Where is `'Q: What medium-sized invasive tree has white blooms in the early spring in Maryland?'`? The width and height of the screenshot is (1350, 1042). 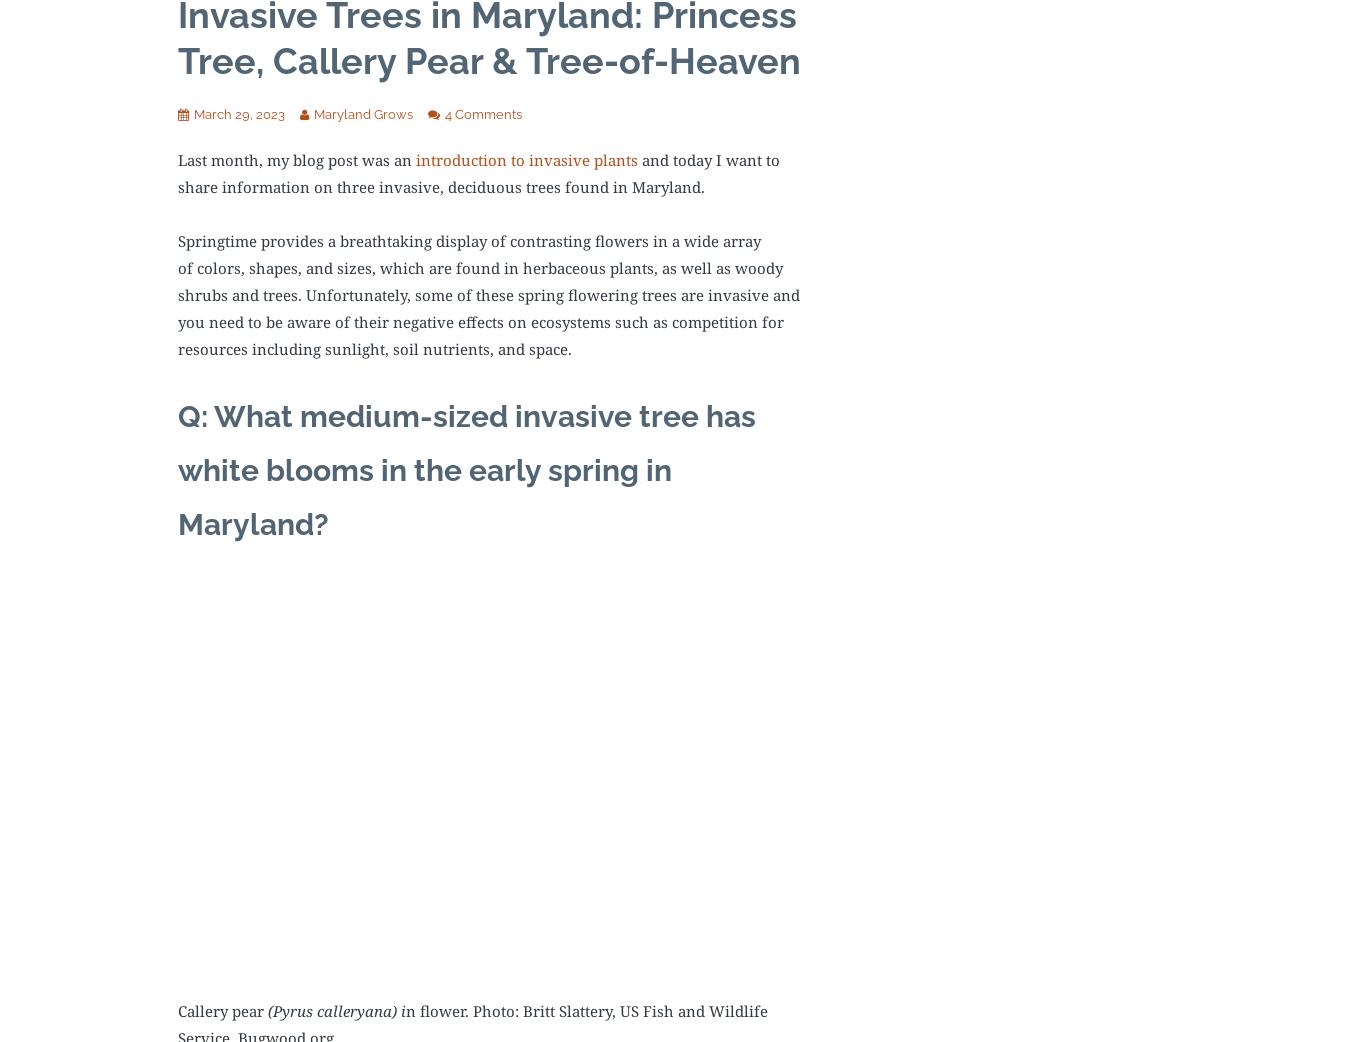 'Q: What medium-sized invasive tree has white blooms in the early spring in Maryland?' is located at coordinates (465, 469).